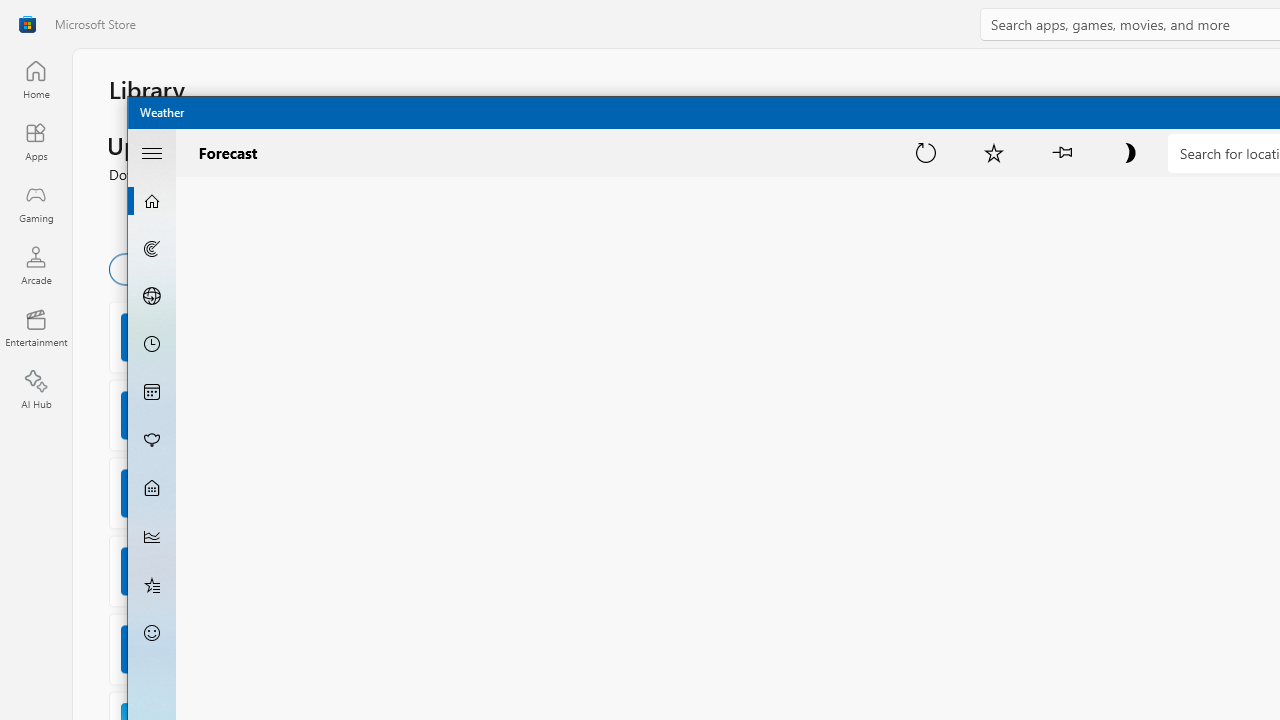  Describe the element at coordinates (35, 326) in the screenshot. I see `'Entertainment'` at that location.